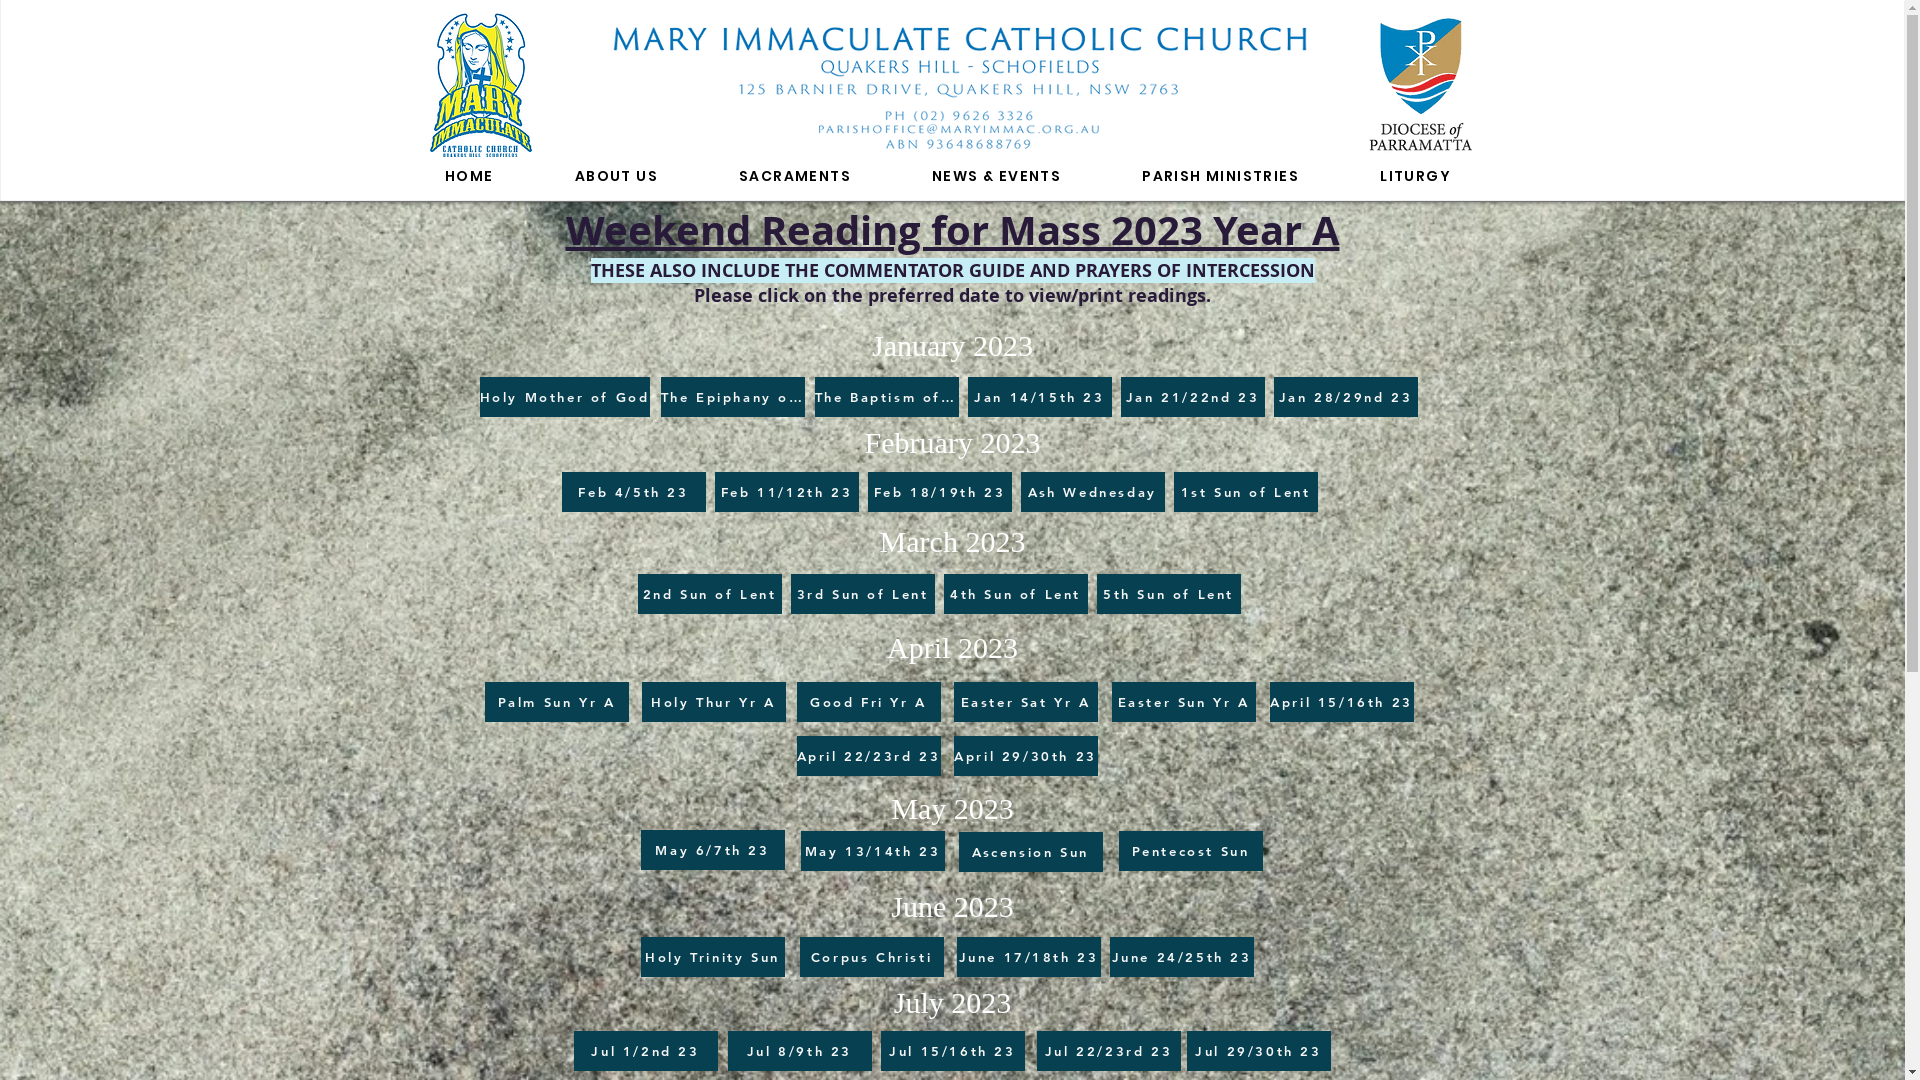 The width and height of the screenshot is (1920, 1080). I want to click on 'April 15/16th 23', so click(1269, 701).